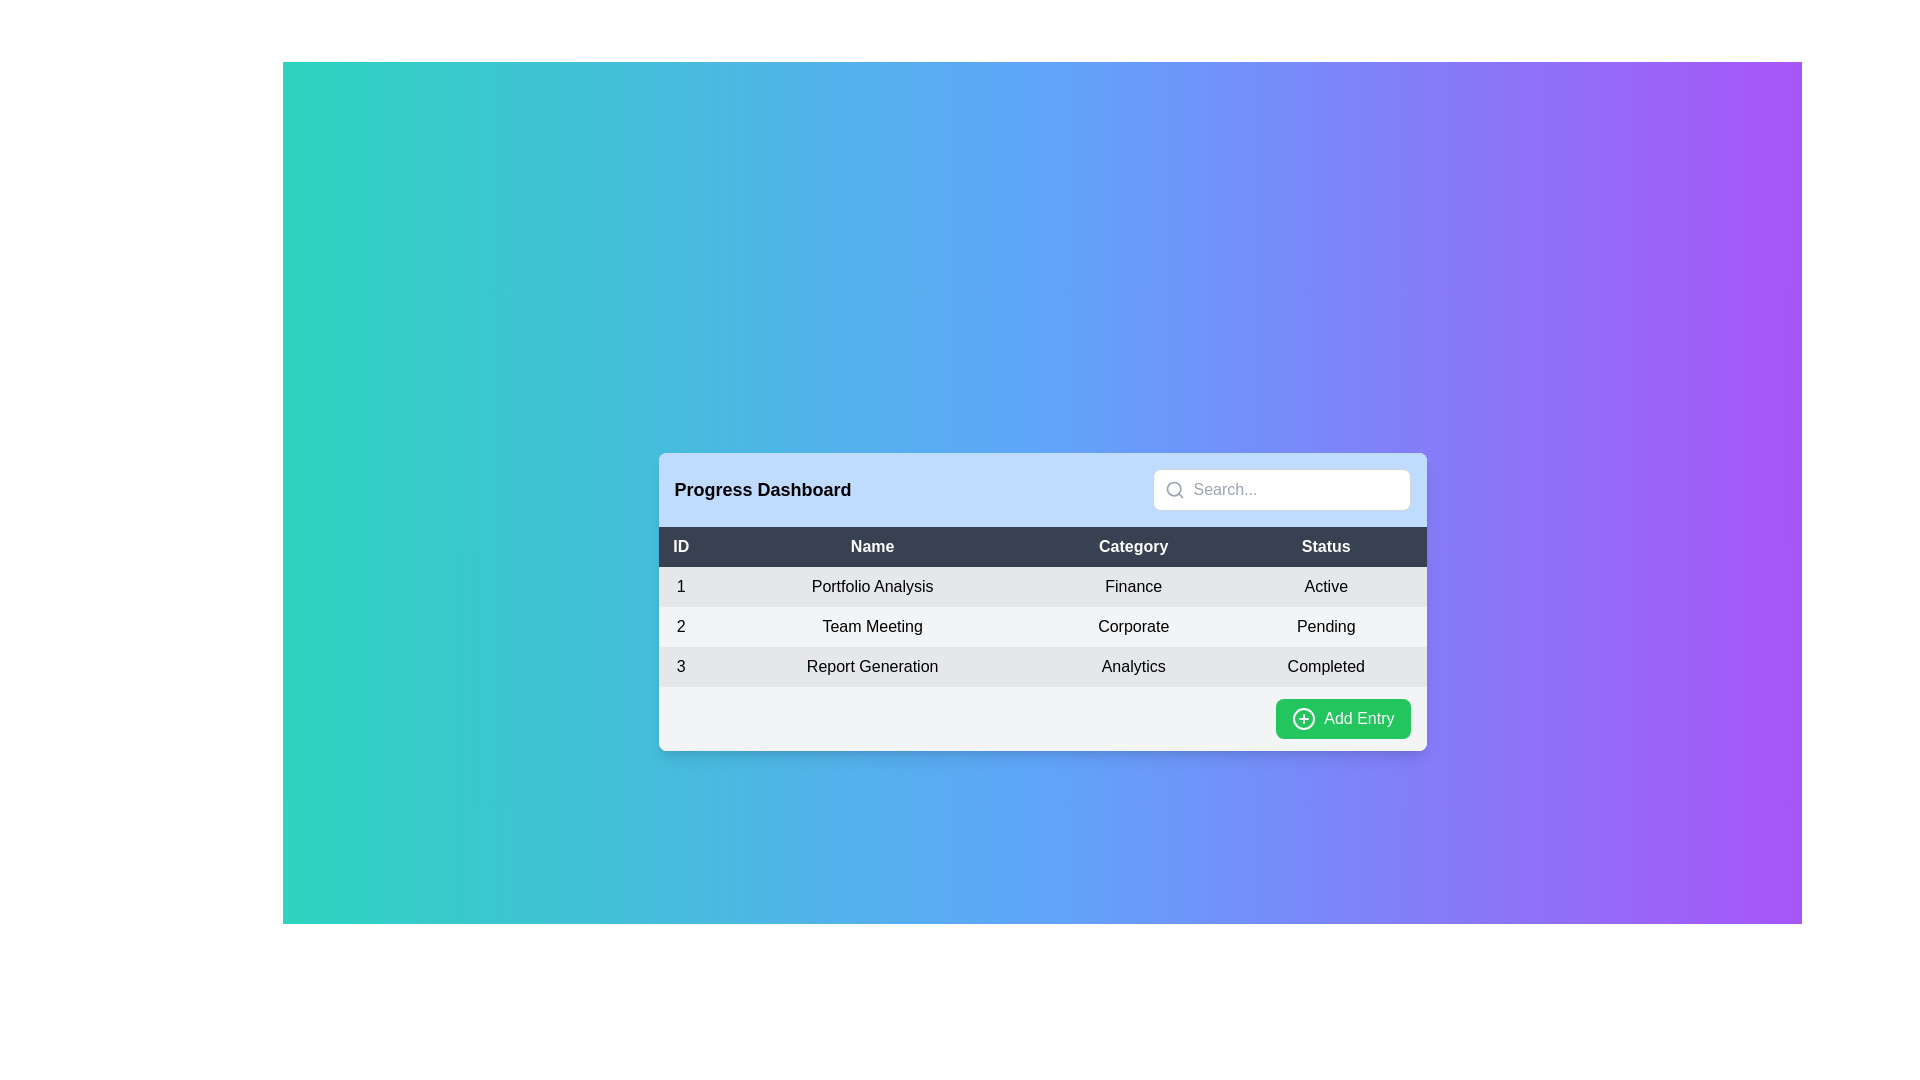 Image resolution: width=1920 pixels, height=1080 pixels. I want to click on the circular icon with a plus sign inside, styled with a thin green border, located to the left of the 'Add Entry' label in the green rectangular button, so click(1304, 717).